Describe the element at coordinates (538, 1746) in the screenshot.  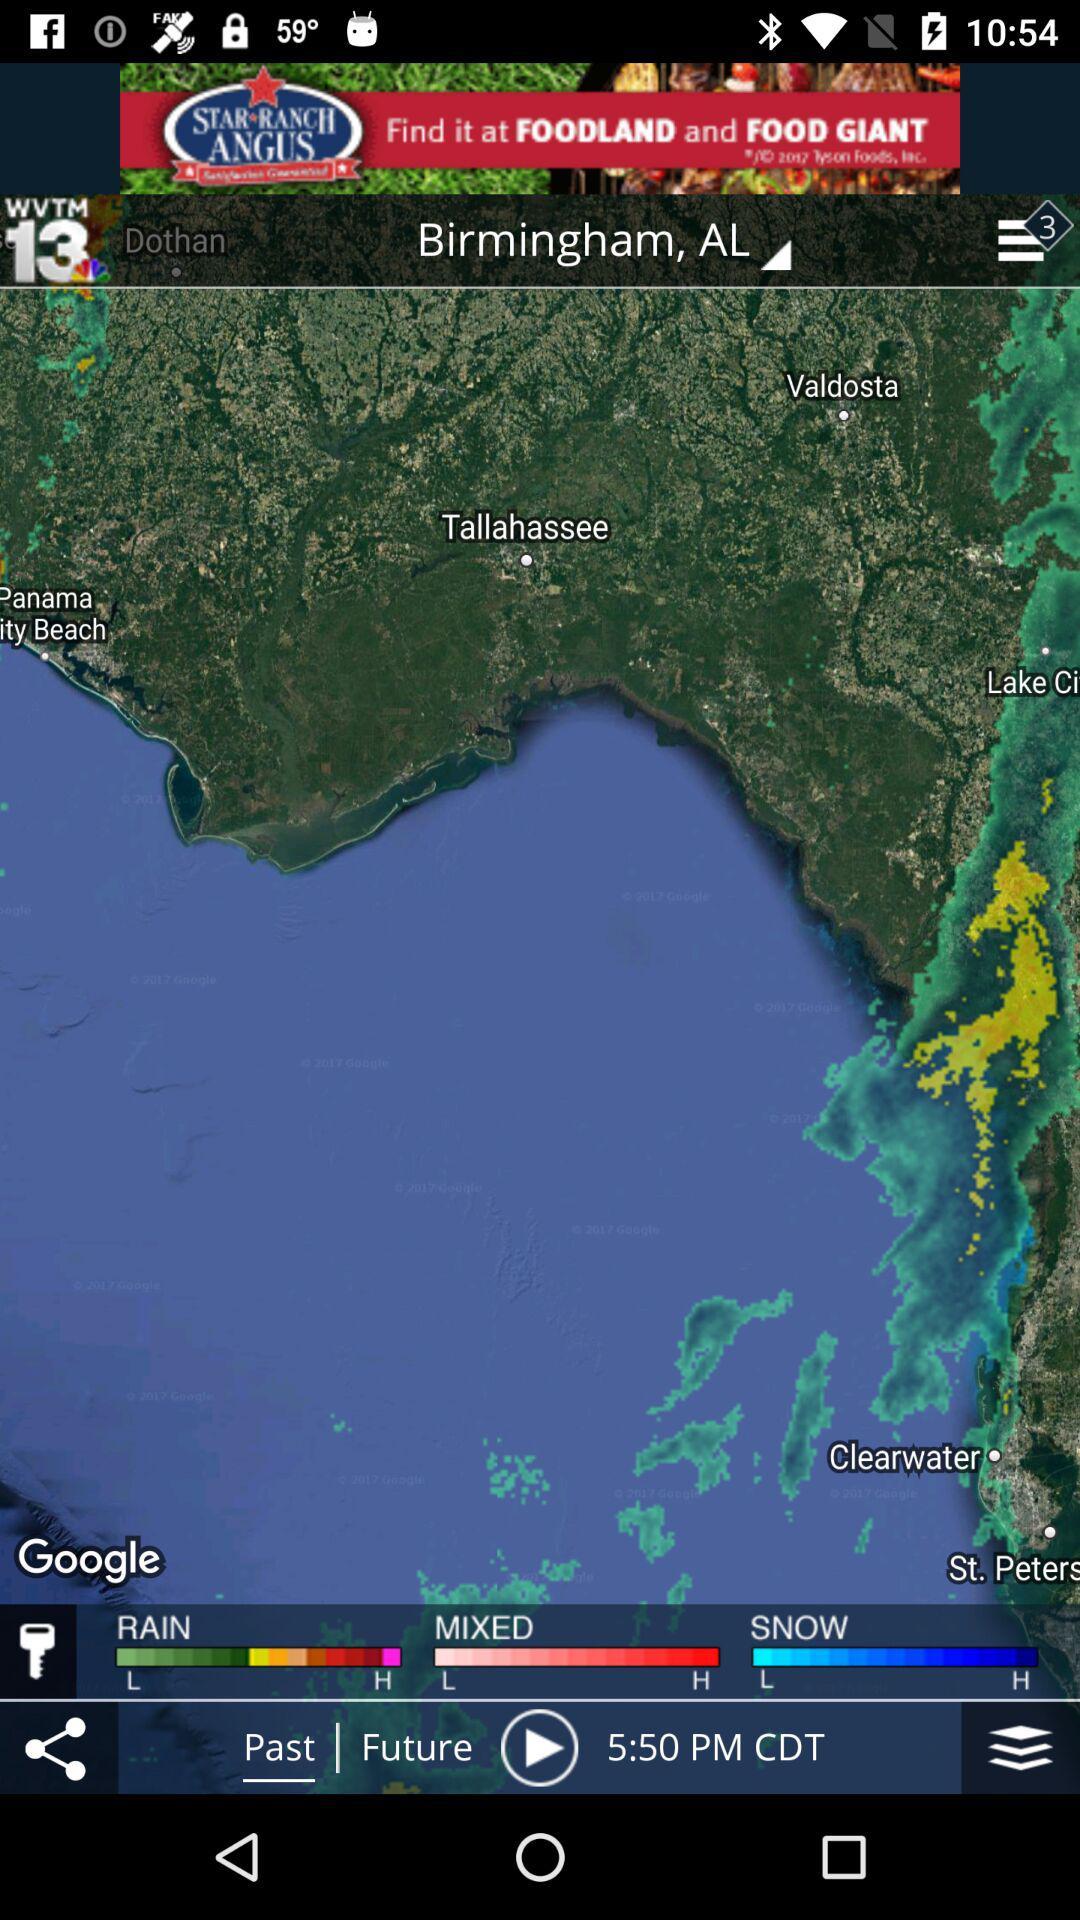
I see `weather video` at that location.